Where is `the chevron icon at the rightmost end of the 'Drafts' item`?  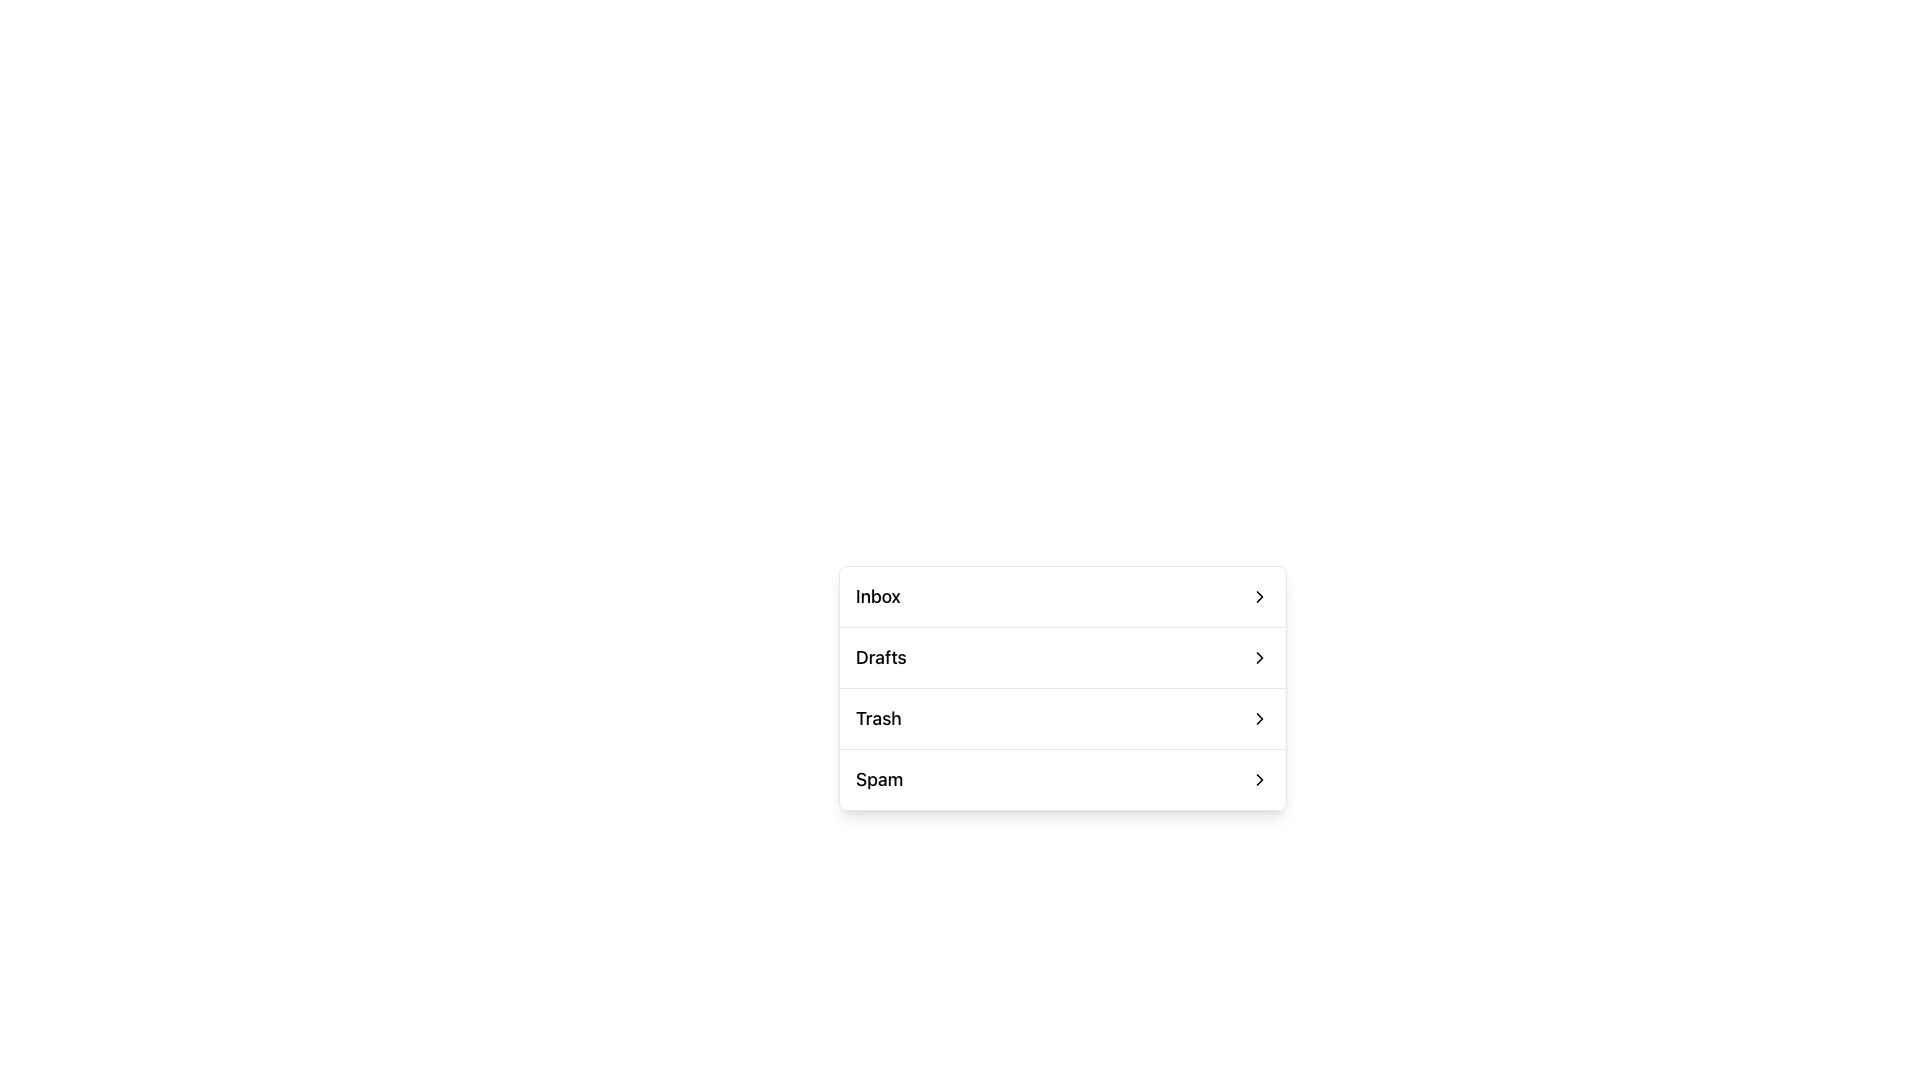 the chevron icon at the rightmost end of the 'Drafts' item is located at coordinates (1258, 658).